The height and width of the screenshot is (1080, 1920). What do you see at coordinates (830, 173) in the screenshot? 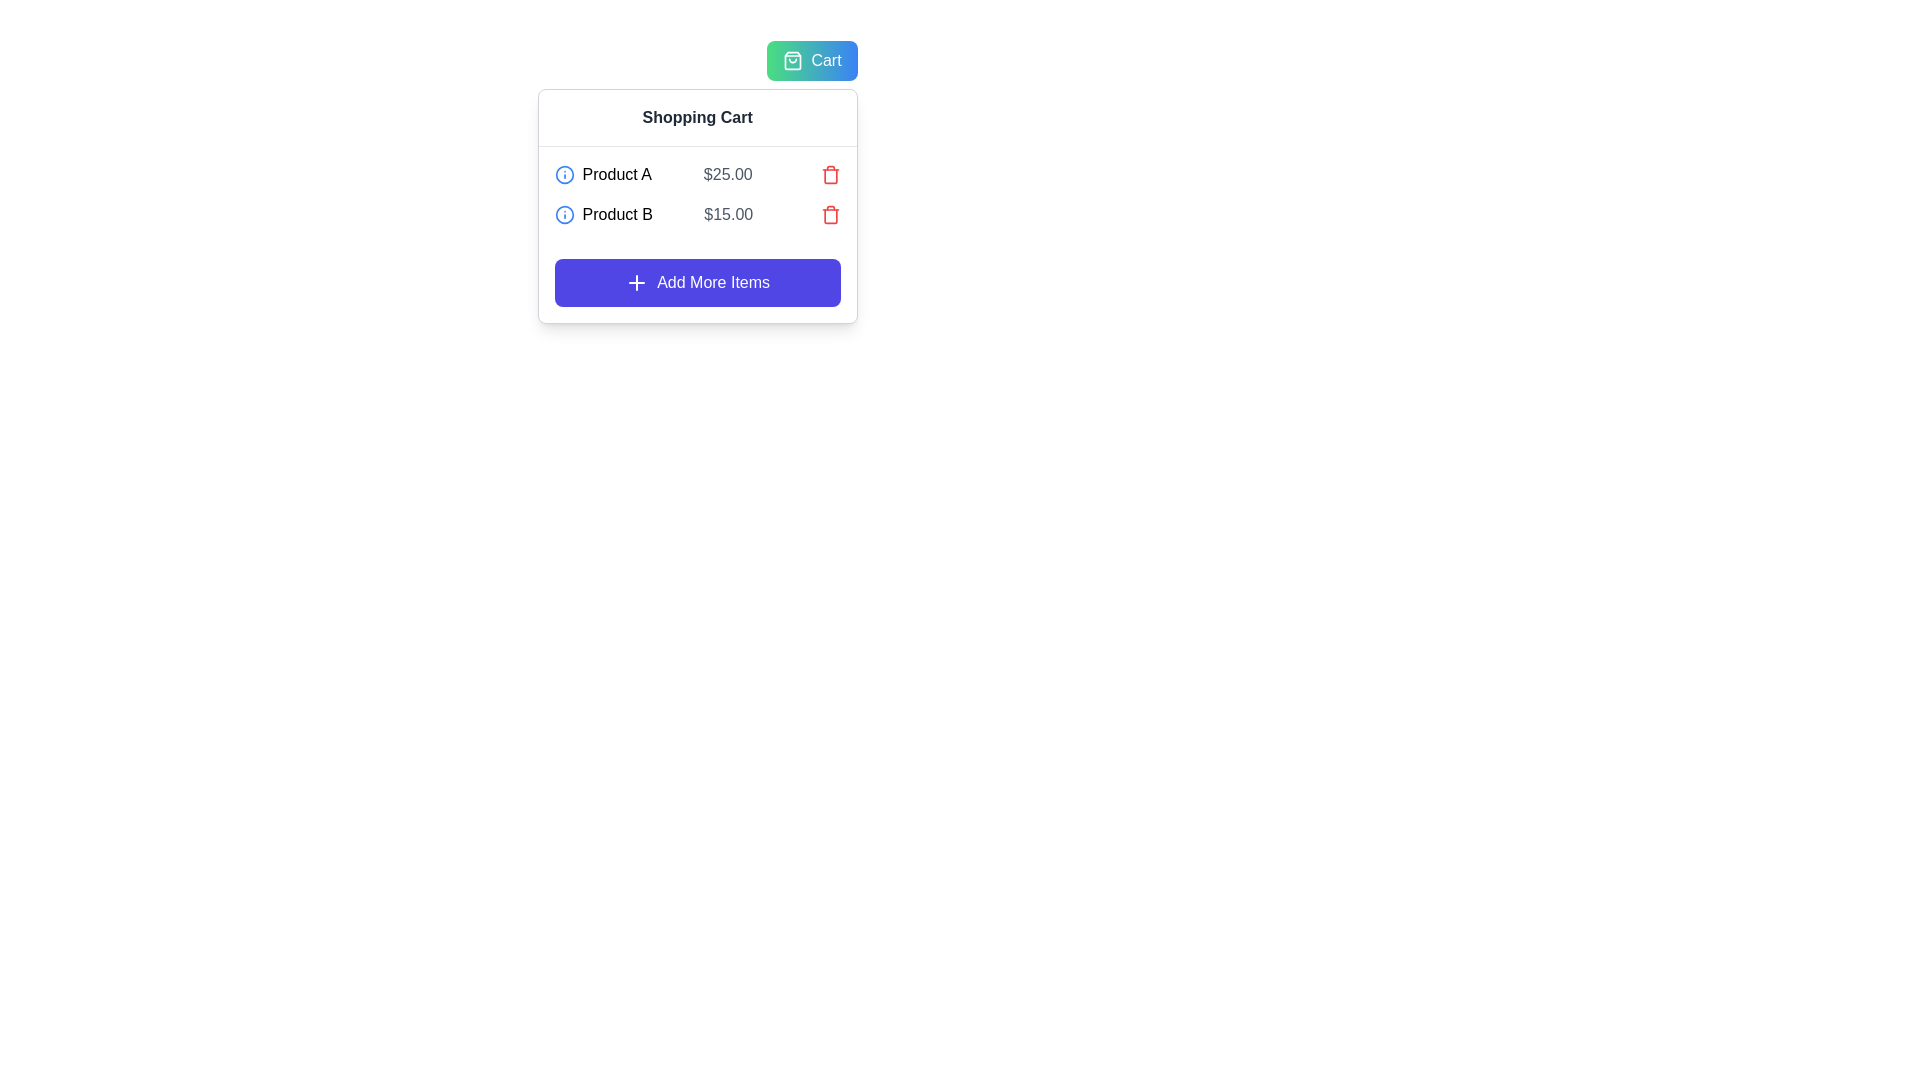
I see `the trash bin icon button` at bounding box center [830, 173].